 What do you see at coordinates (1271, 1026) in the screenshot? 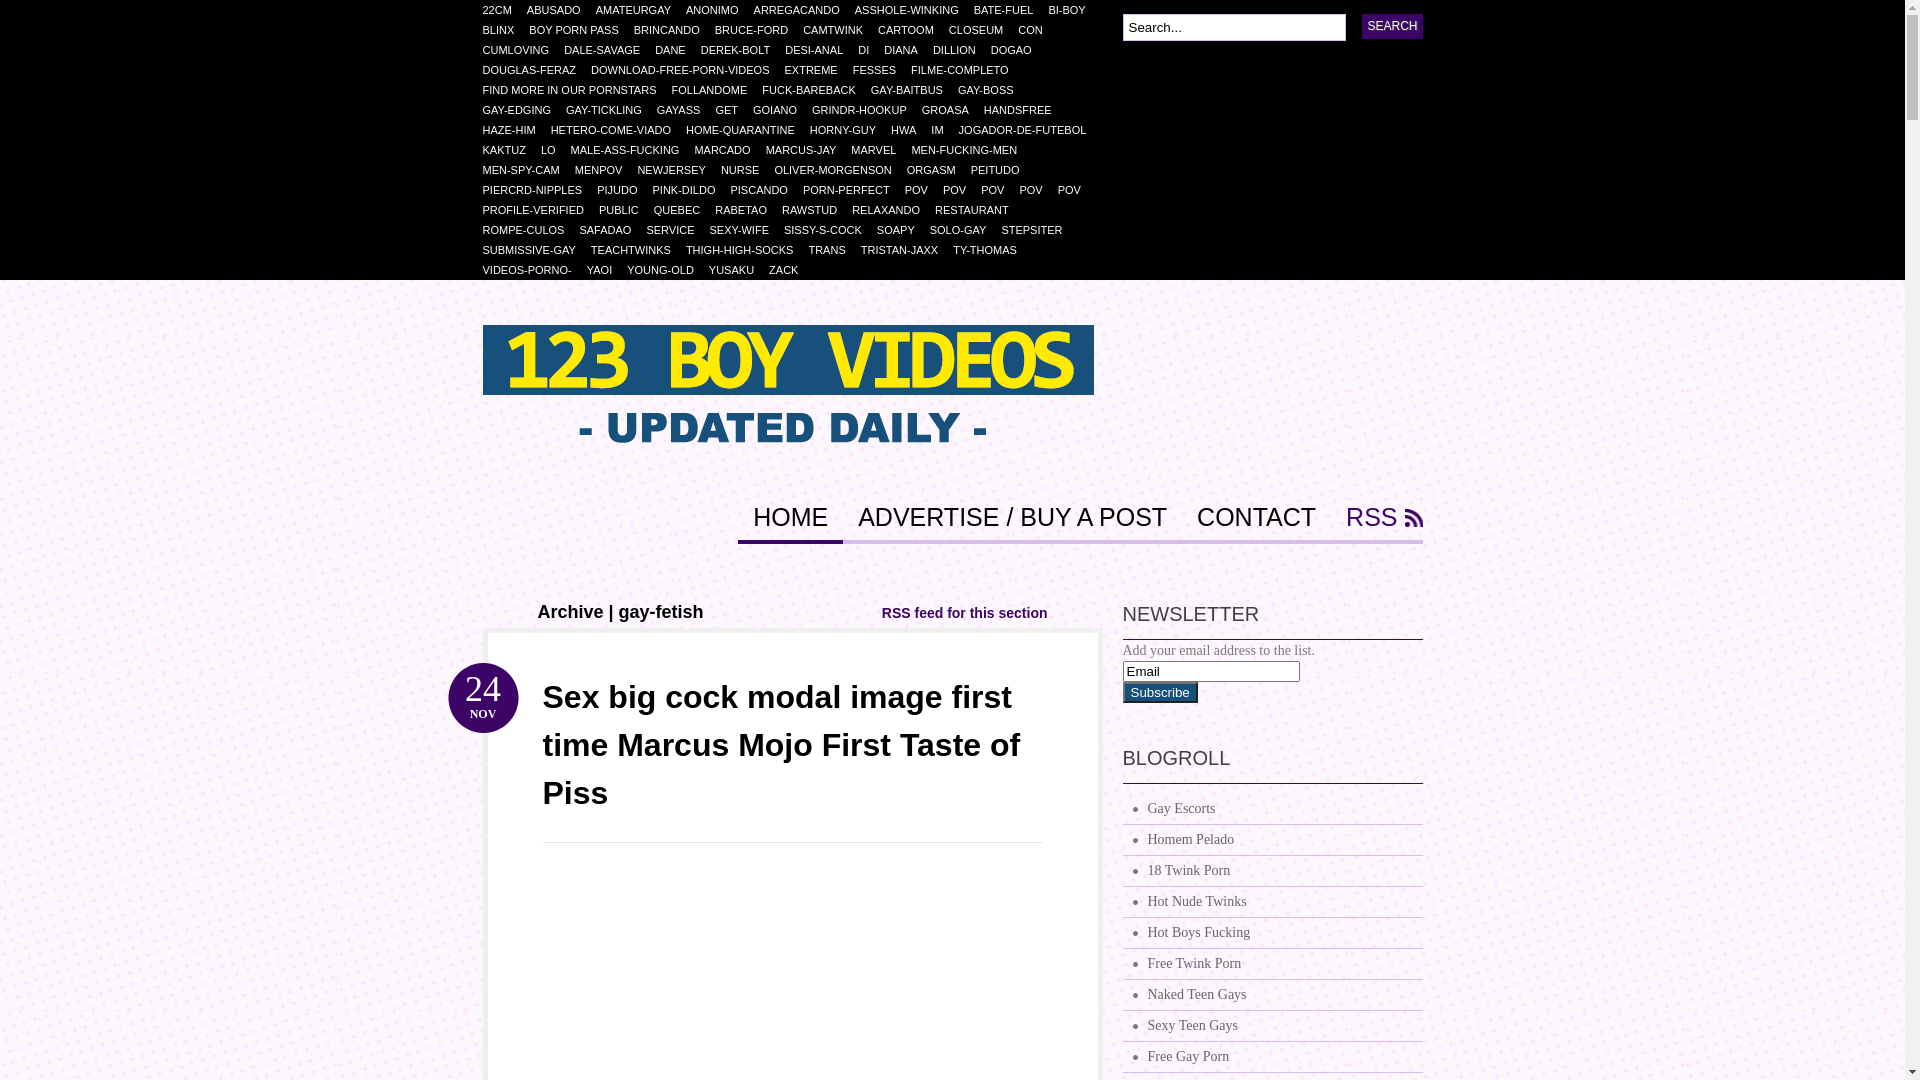
I see `'Sexy Teen Gays'` at bounding box center [1271, 1026].